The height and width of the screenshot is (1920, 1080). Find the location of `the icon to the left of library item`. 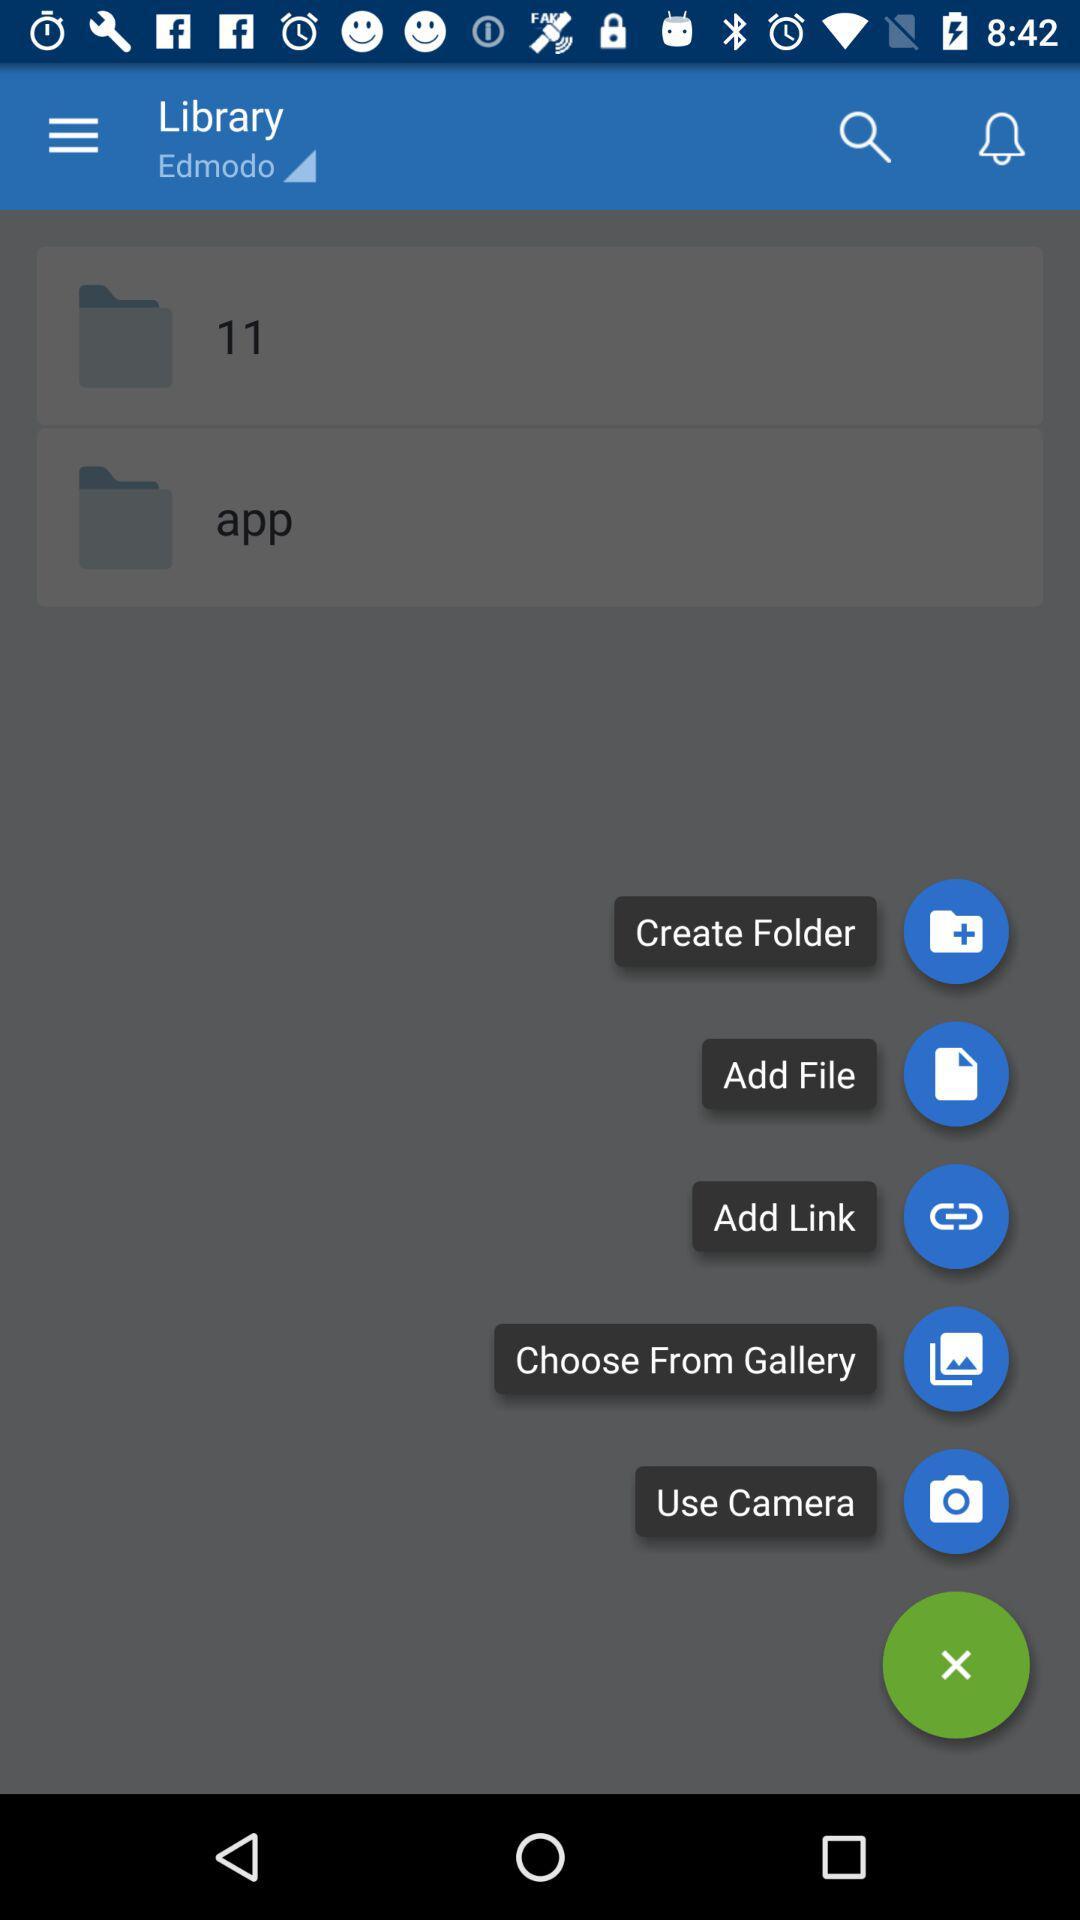

the icon to the left of library item is located at coordinates (72, 135).